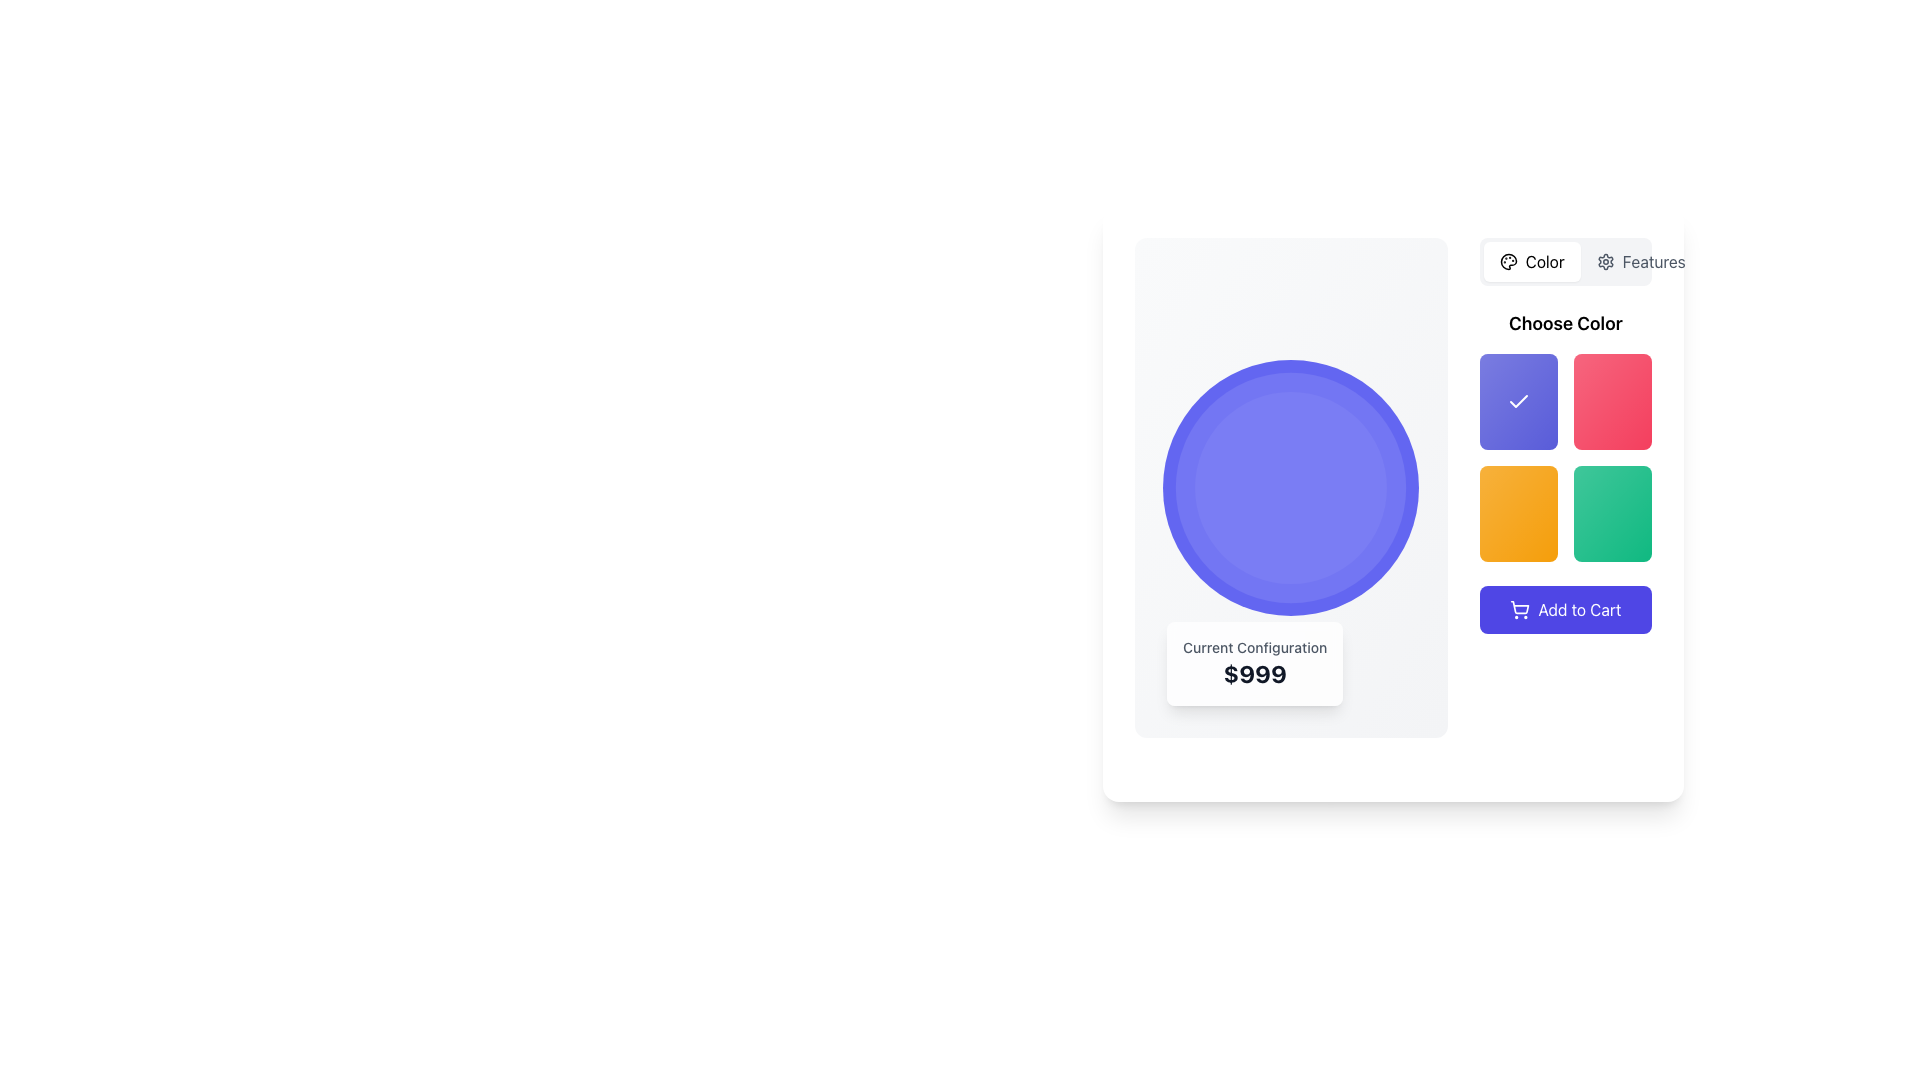  I want to click on the rectangular gradient indigo button with a white checkmark icon located in the top-left corner of the grid layout, so click(1518, 401).